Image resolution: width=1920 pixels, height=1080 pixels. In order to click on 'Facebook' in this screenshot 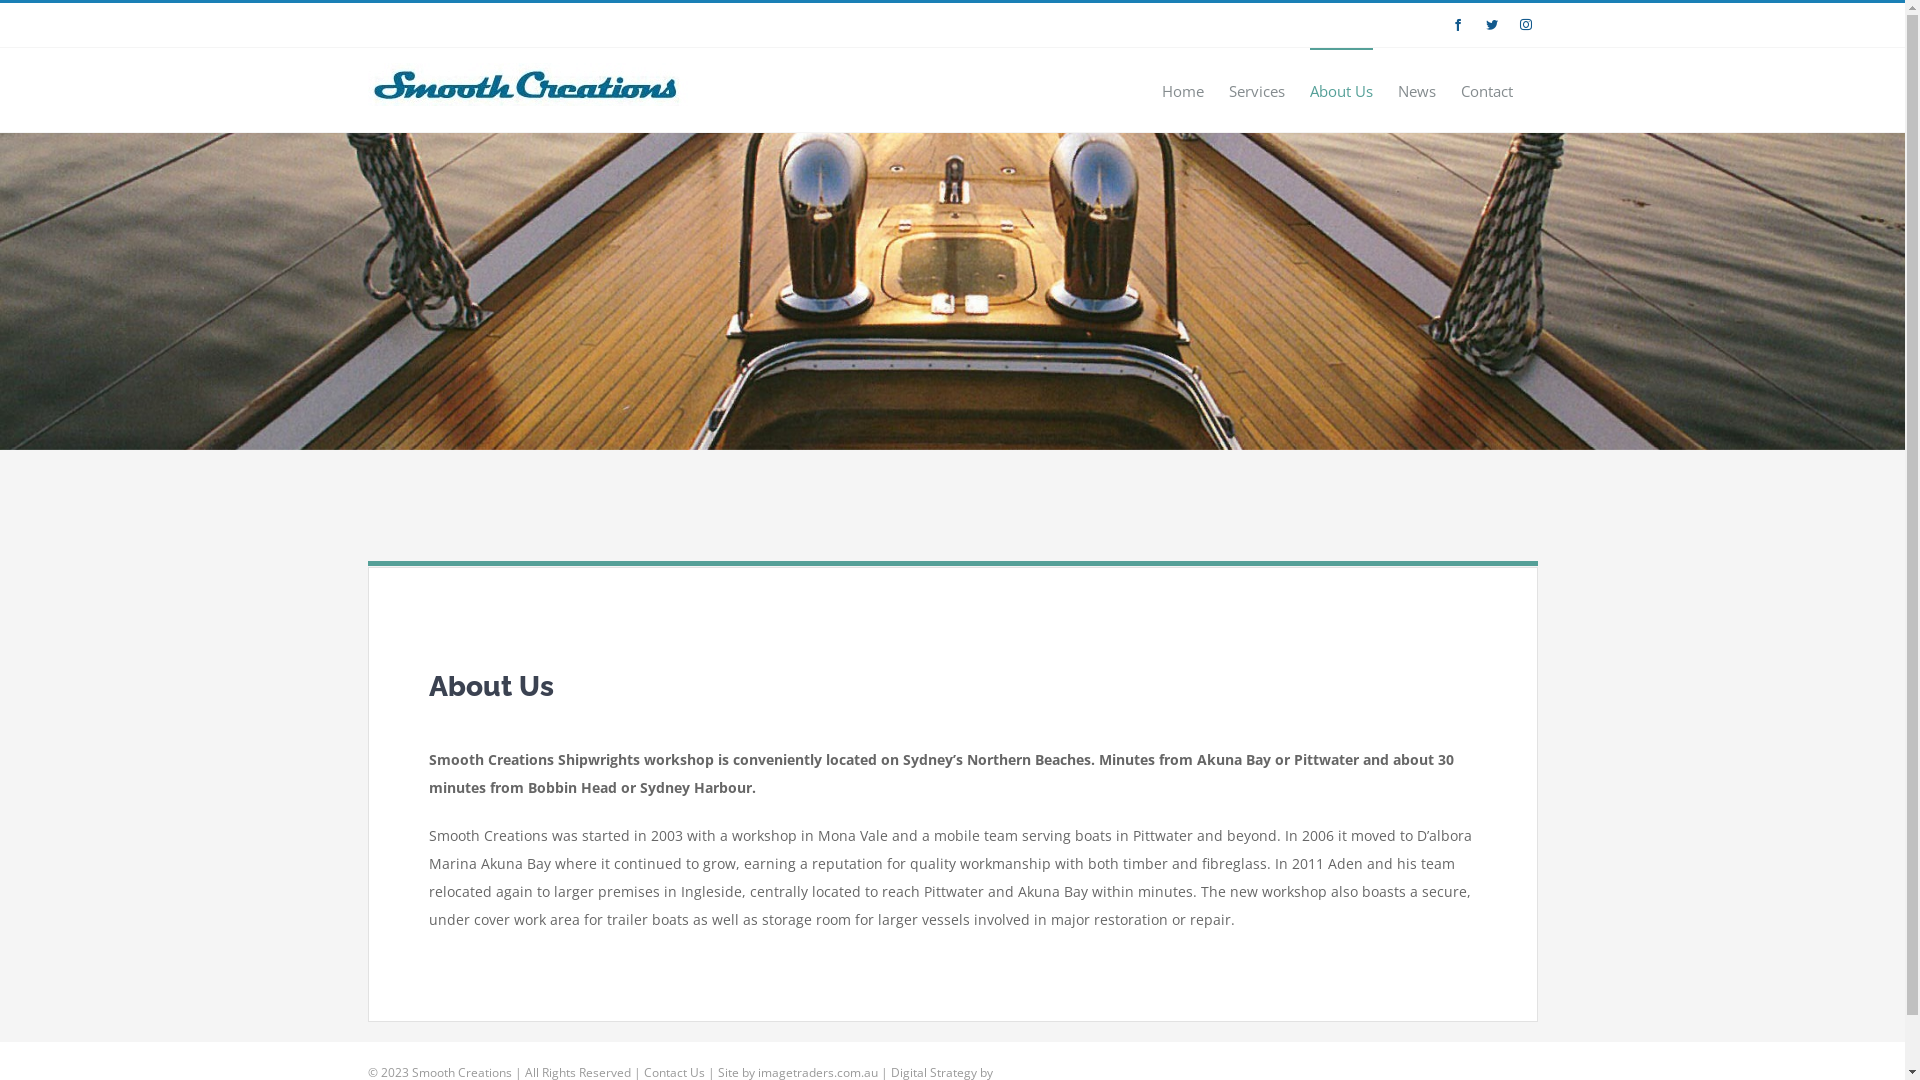, I will do `click(1458, 24)`.